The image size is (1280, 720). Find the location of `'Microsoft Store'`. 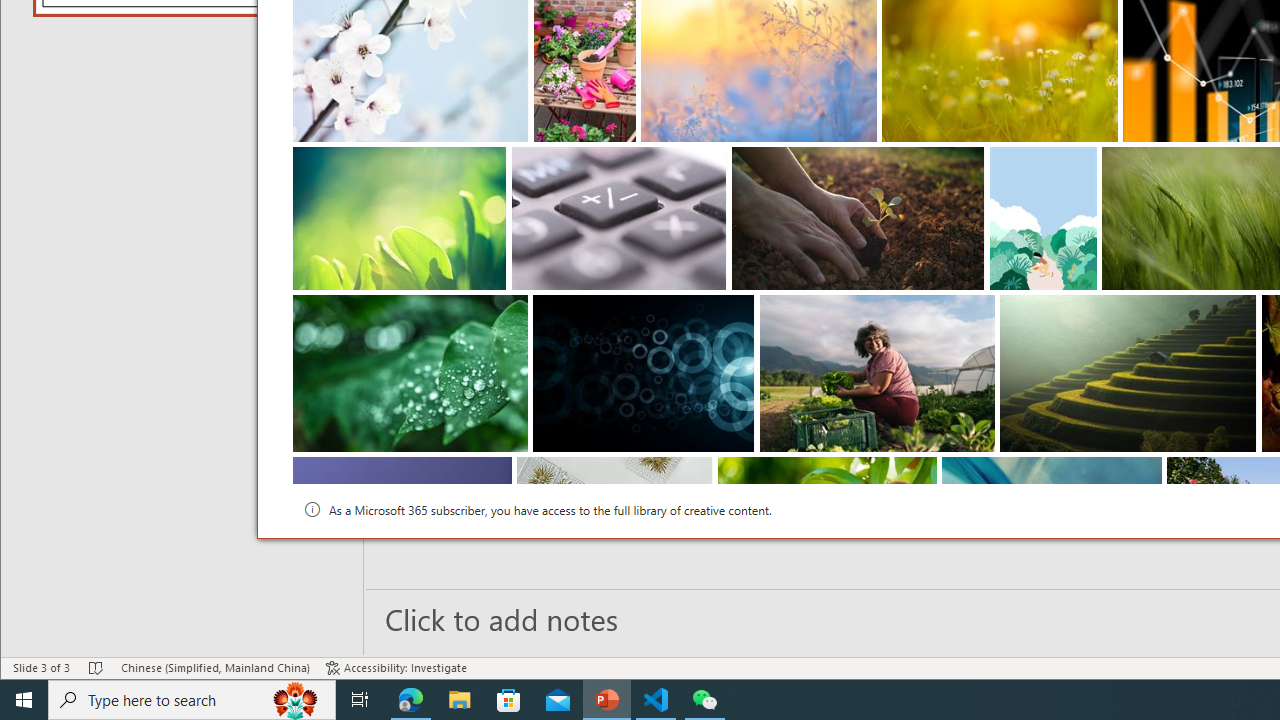

'Microsoft Store' is located at coordinates (509, 698).